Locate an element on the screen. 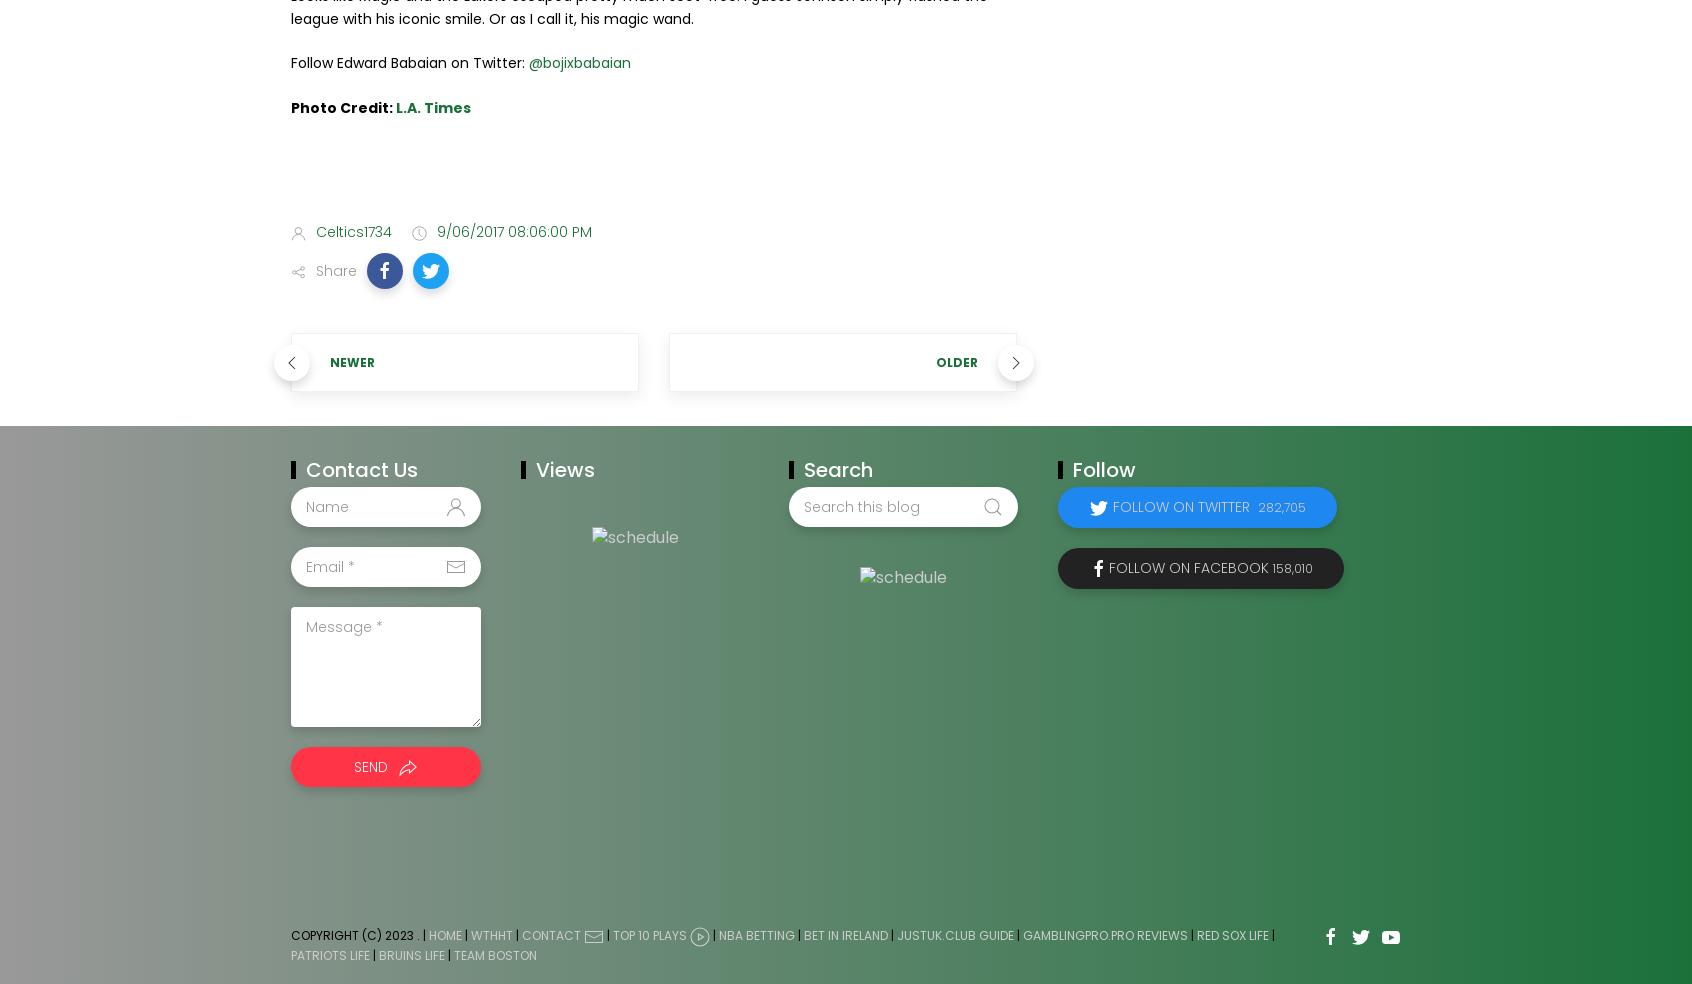 This screenshot has height=984, width=1692. 'Newer' is located at coordinates (351, 361).